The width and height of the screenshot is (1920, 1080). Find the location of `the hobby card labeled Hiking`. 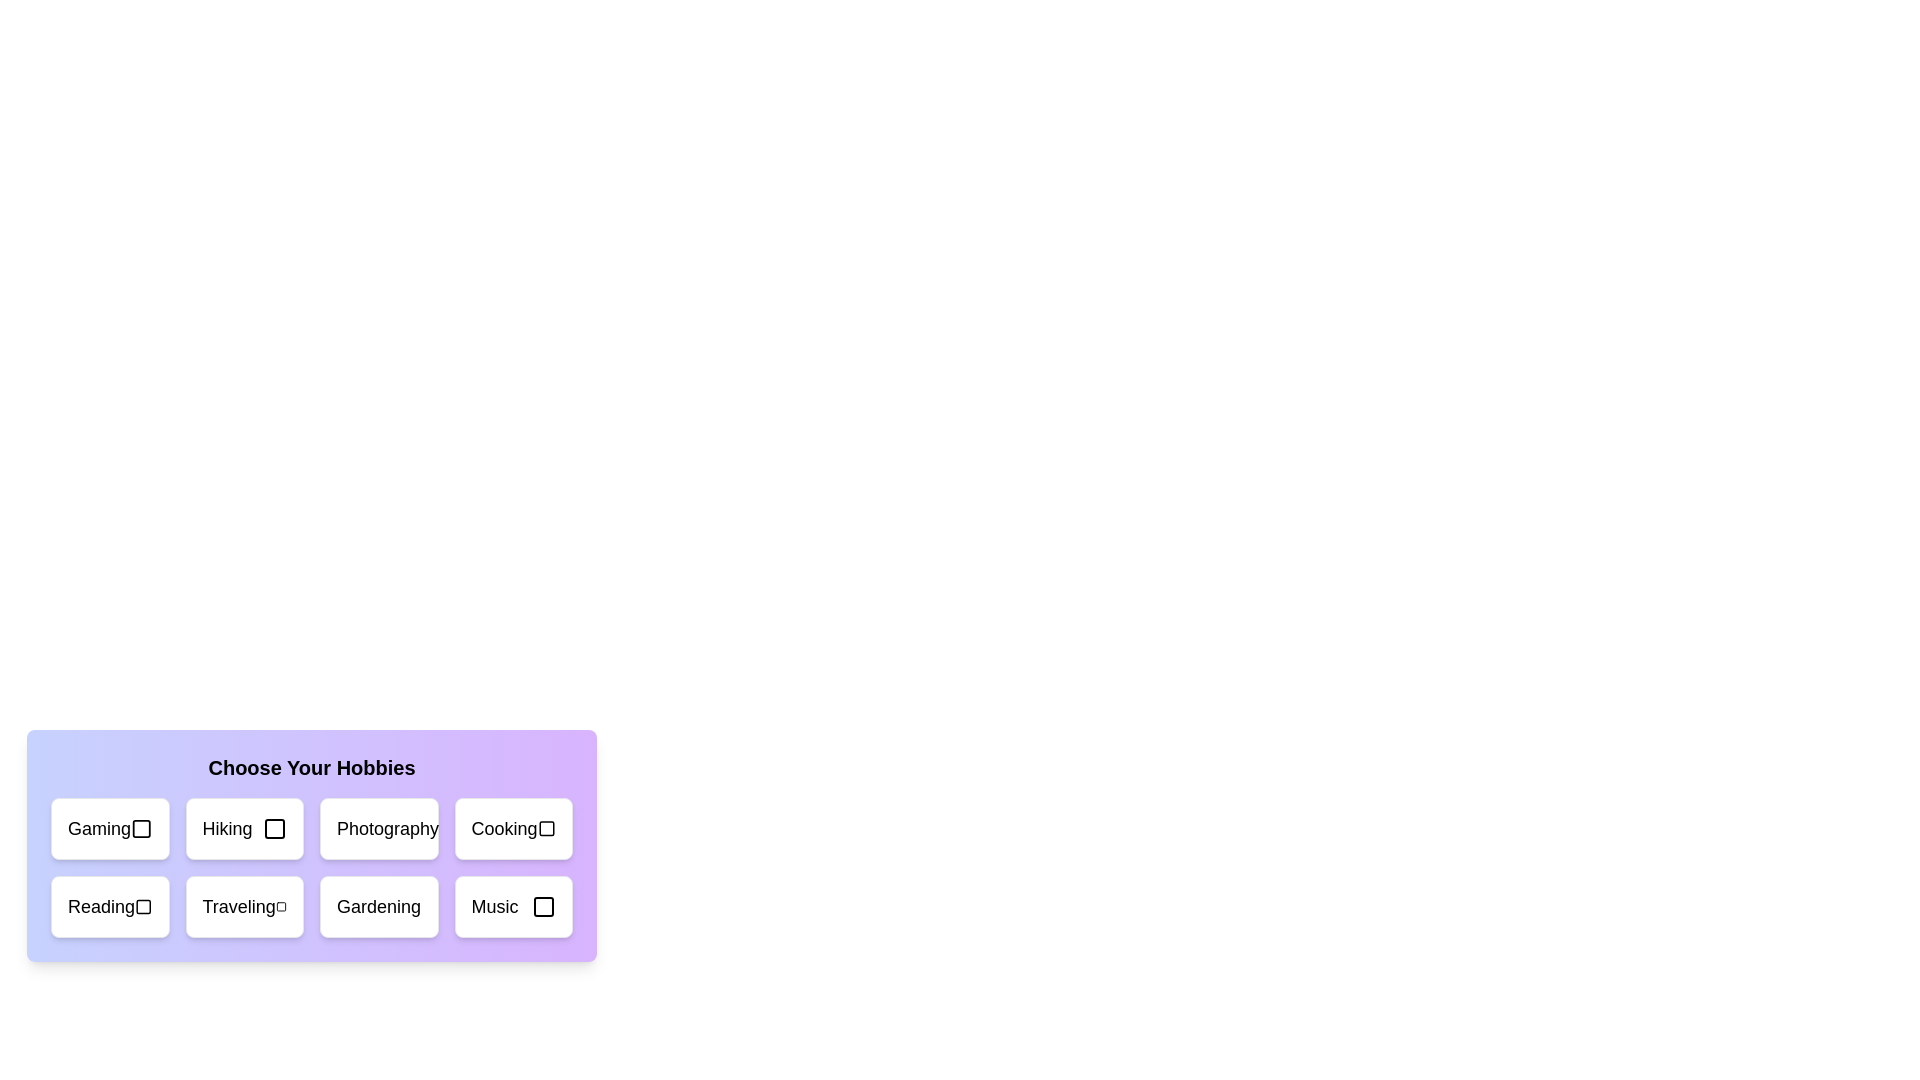

the hobby card labeled Hiking is located at coordinates (243, 829).